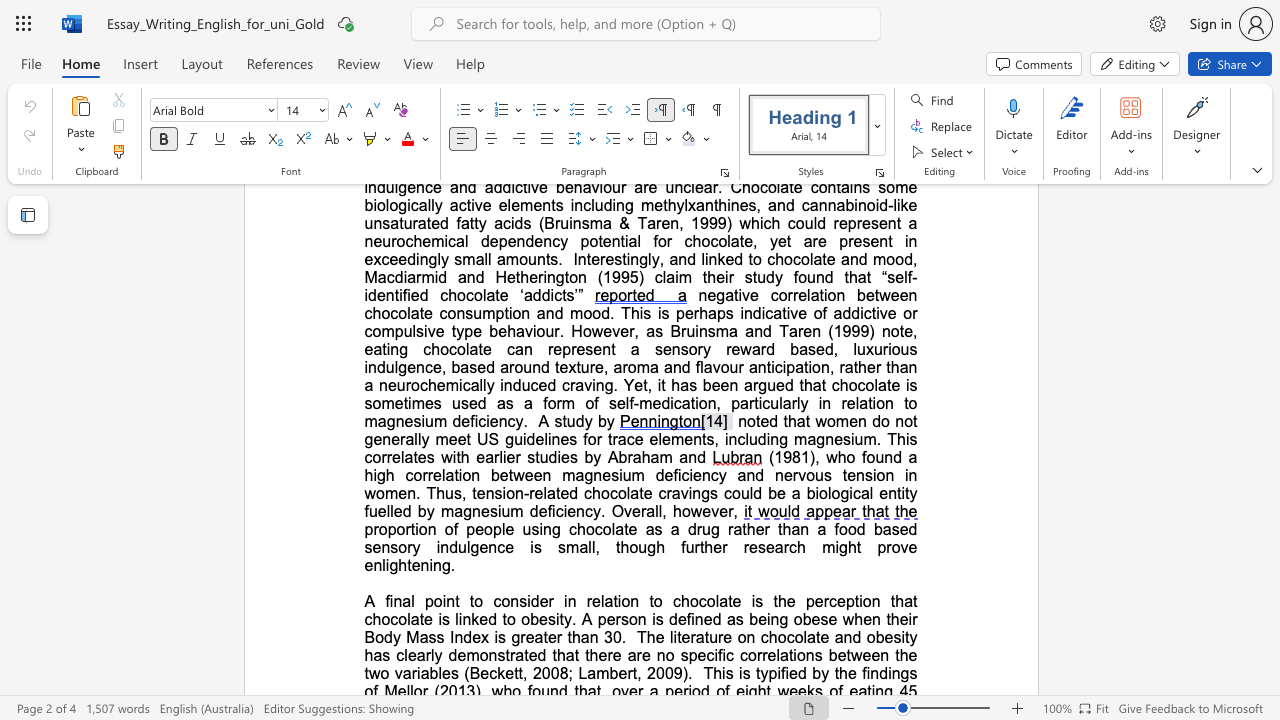 This screenshot has width=1280, height=720. I want to click on the subset text "e literature on chocolate and obesity" within the text "The literature on chocolate and obesity has clearly", so click(655, 637).